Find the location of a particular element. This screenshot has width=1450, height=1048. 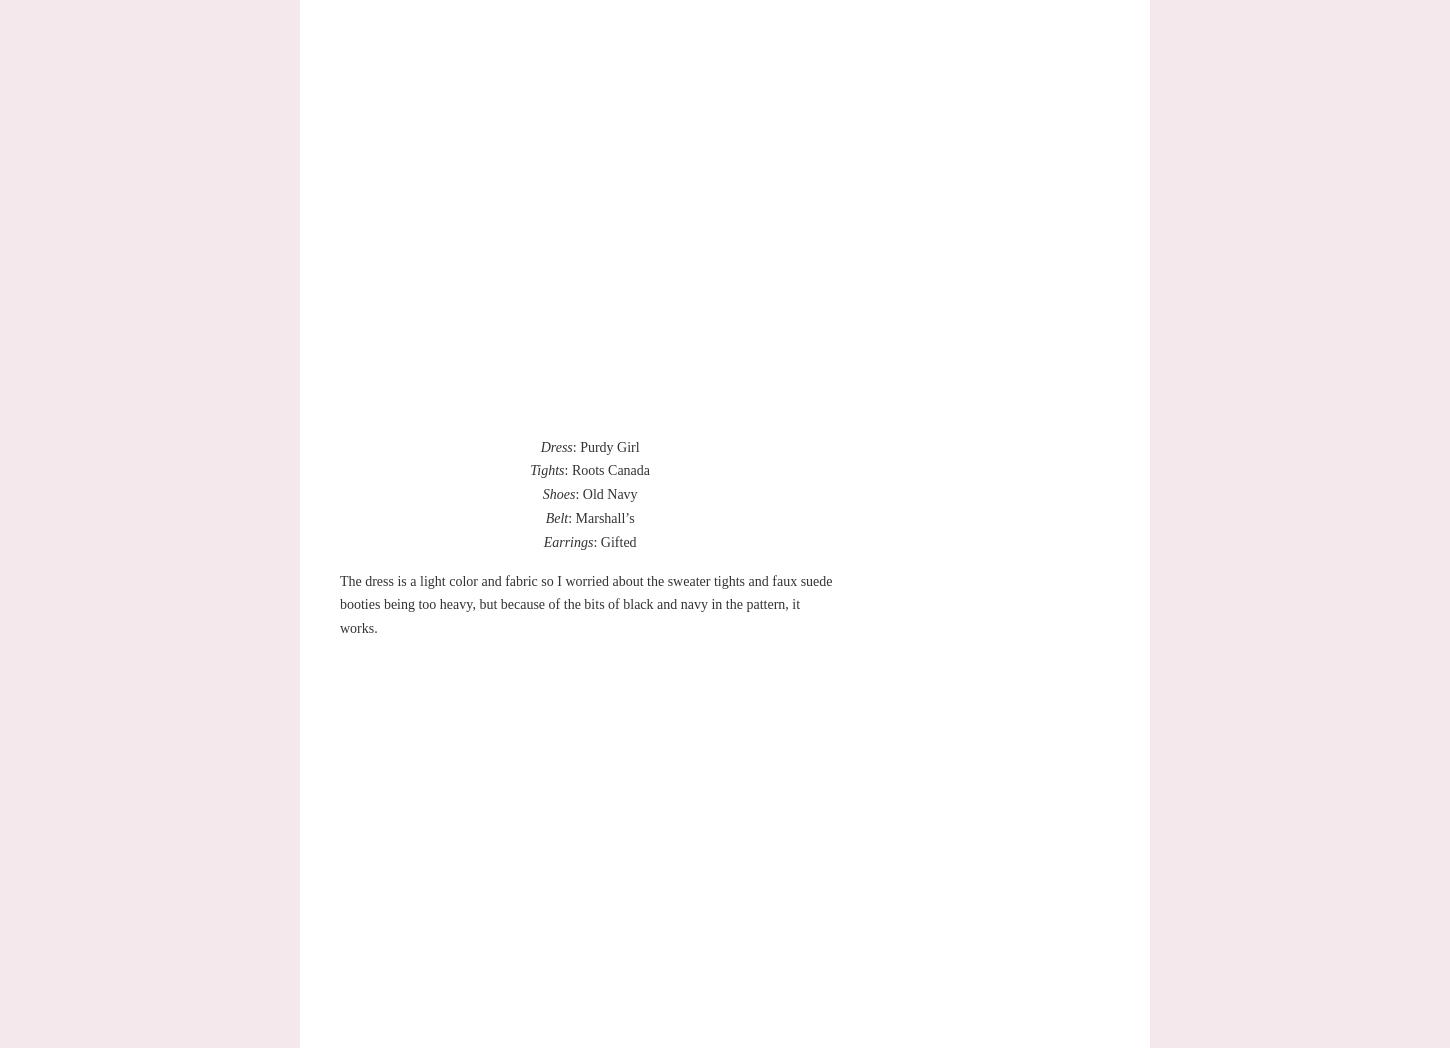

'Belt' is located at coordinates (556, 518).